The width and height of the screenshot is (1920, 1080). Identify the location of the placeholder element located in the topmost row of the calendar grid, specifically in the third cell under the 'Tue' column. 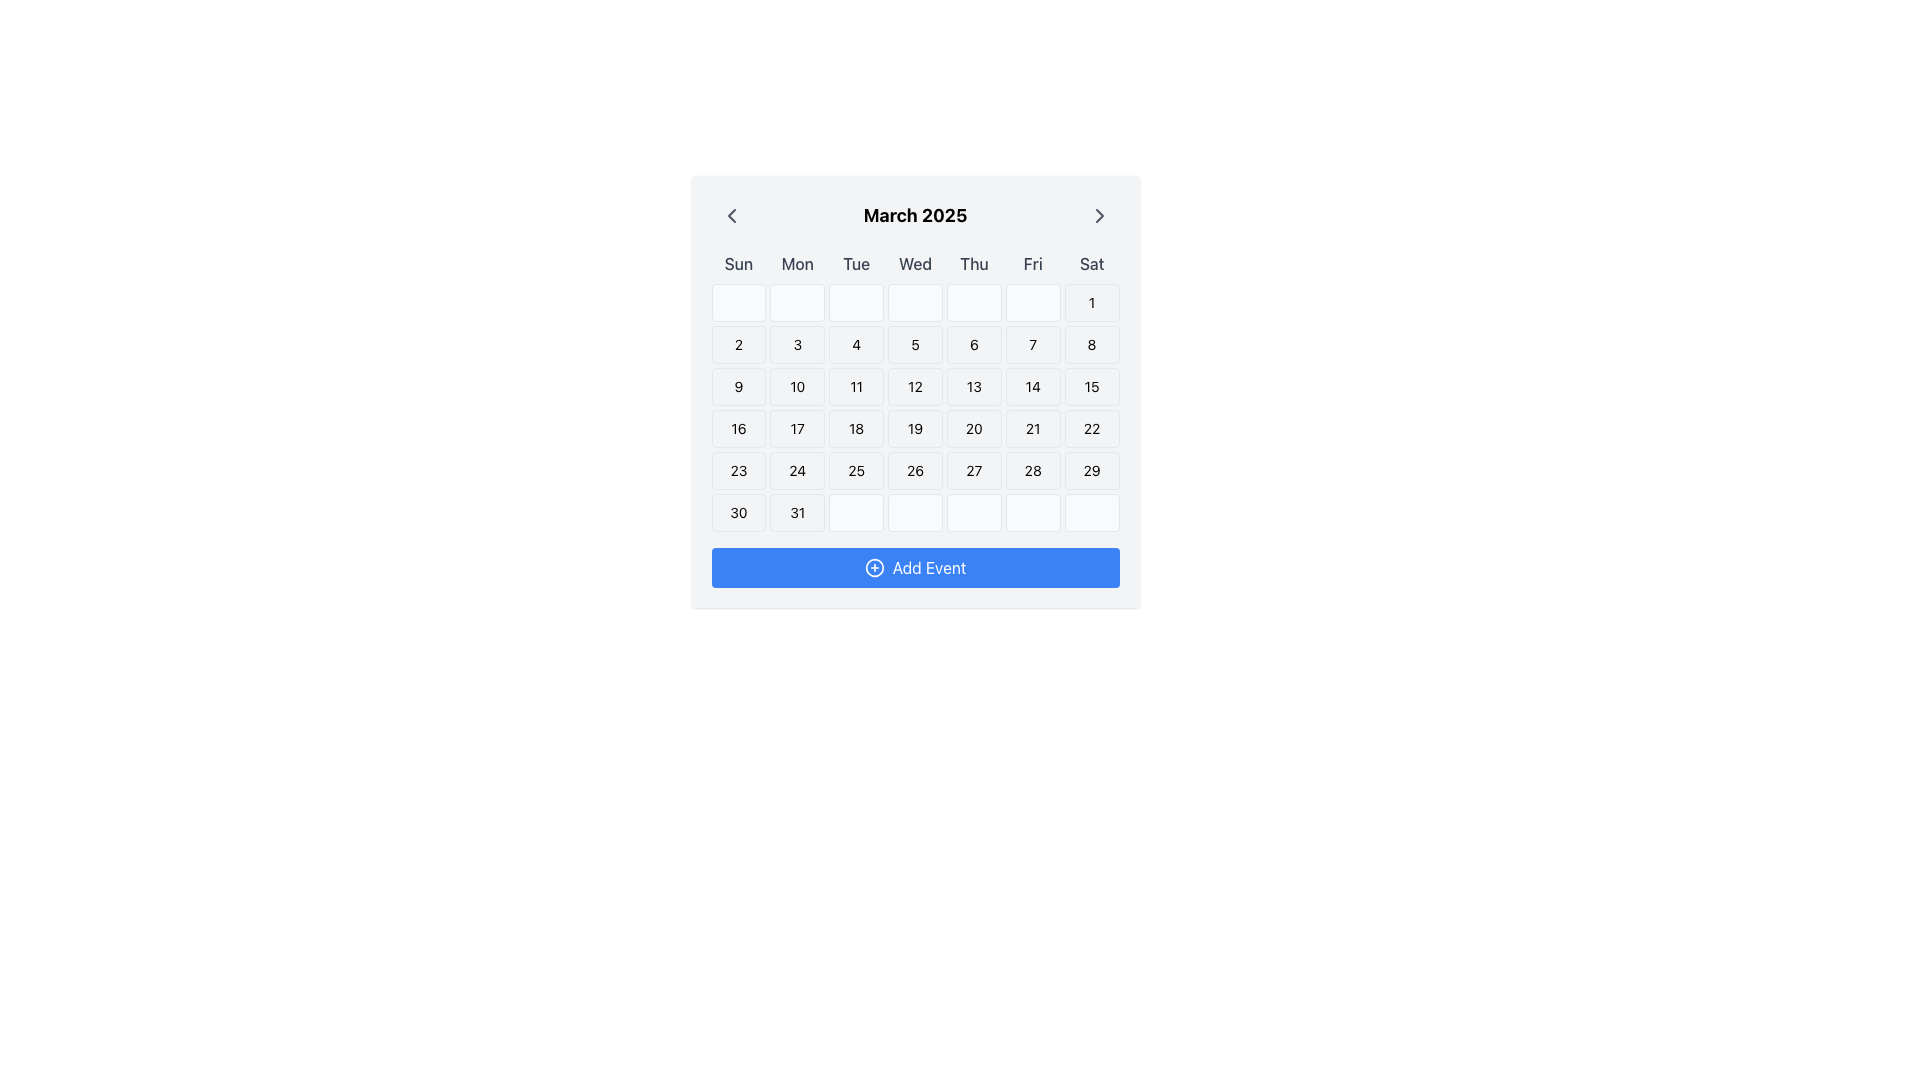
(856, 303).